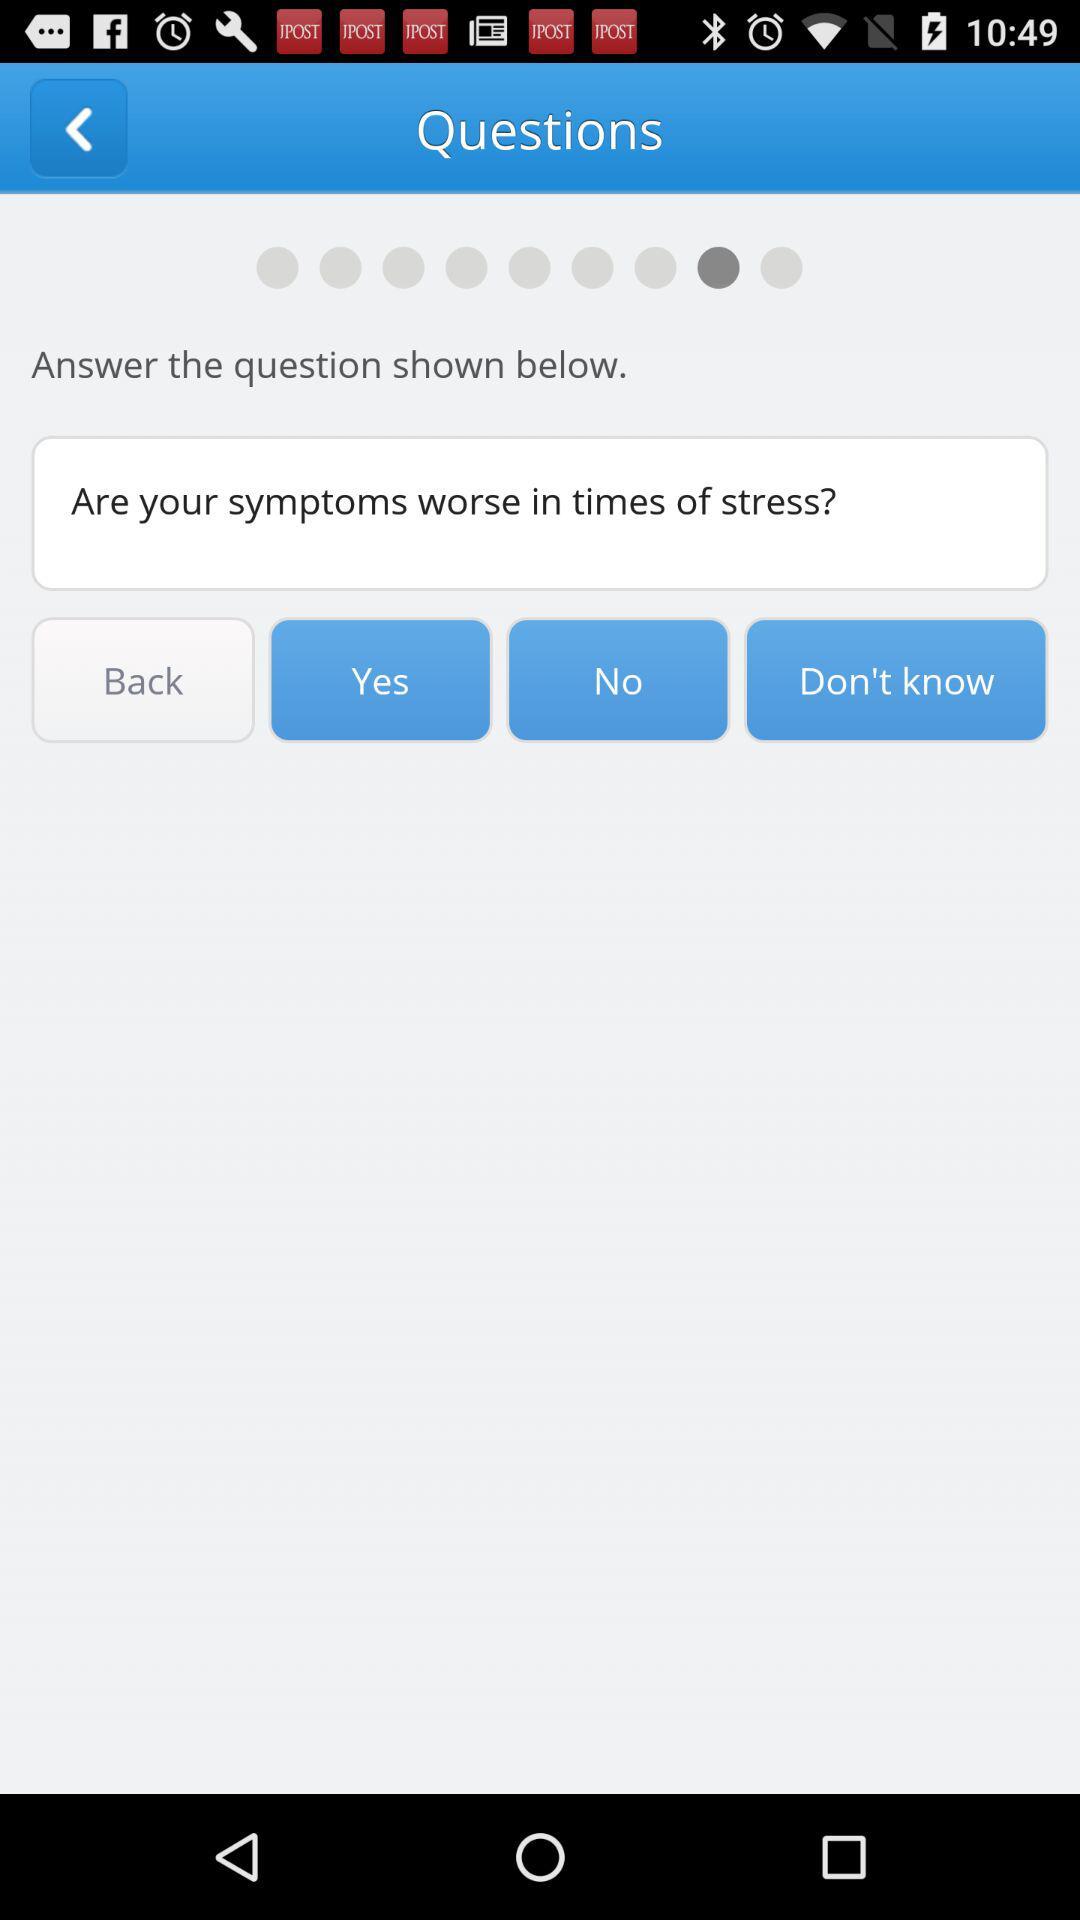 The image size is (1080, 1920). Describe the element at coordinates (77, 127) in the screenshot. I see `go back` at that location.